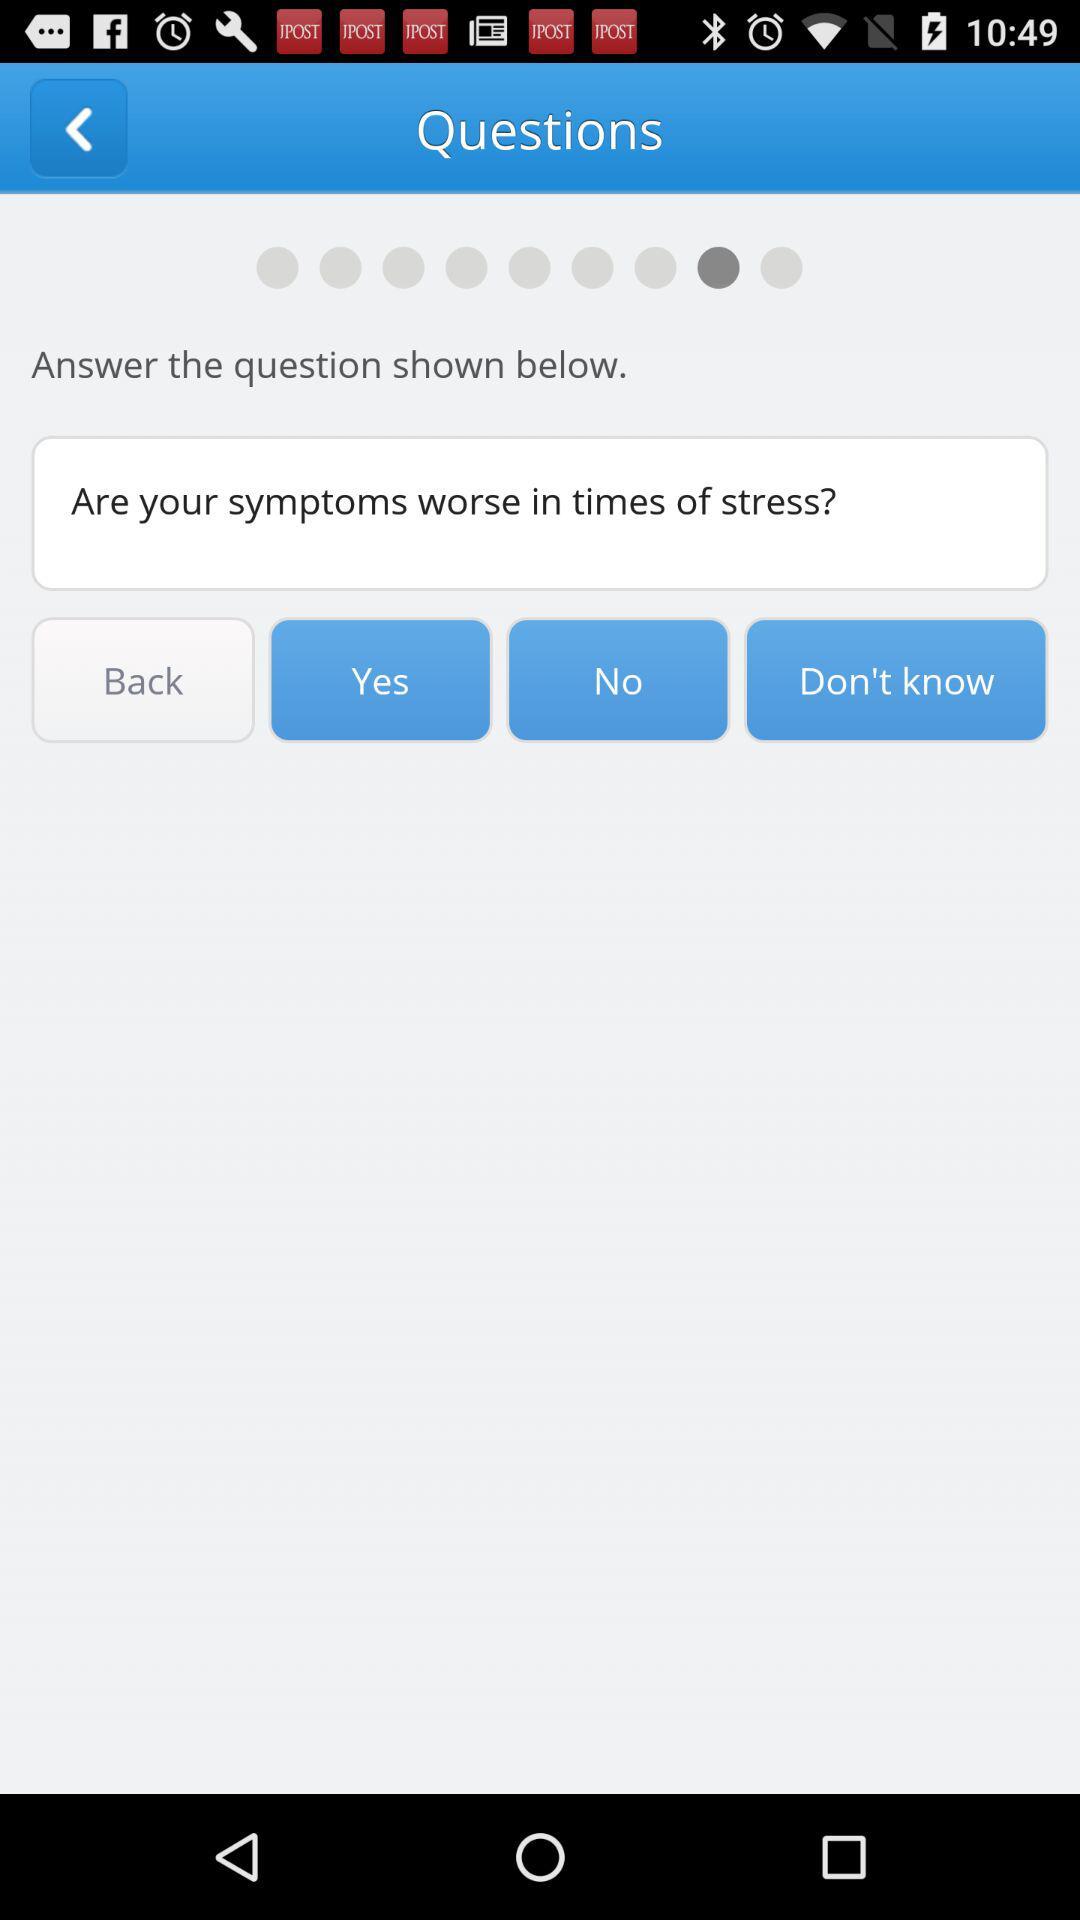 The image size is (1080, 1920). Describe the element at coordinates (77, 127) in the screenshot. I see `go back` at that location.